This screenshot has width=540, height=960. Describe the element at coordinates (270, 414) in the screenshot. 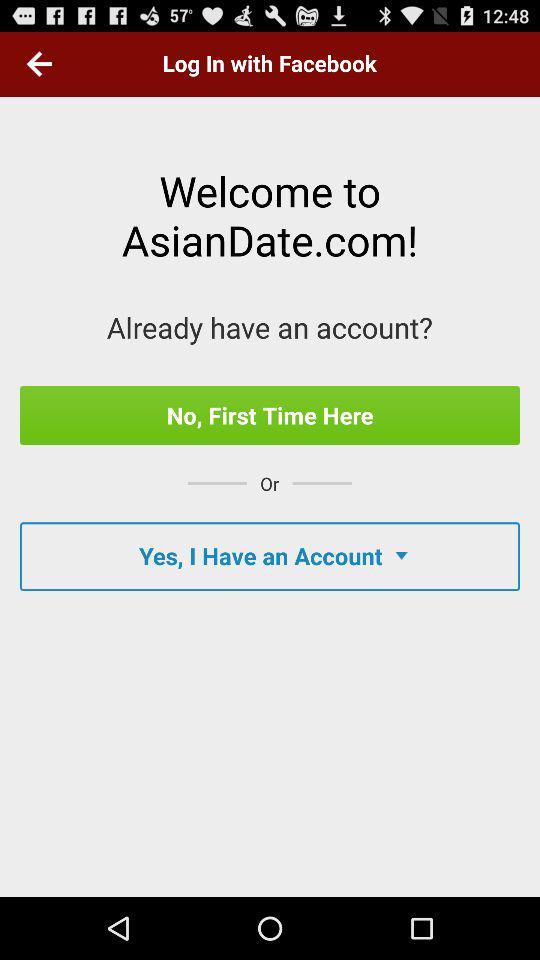

I see `the no first time button` at that location.